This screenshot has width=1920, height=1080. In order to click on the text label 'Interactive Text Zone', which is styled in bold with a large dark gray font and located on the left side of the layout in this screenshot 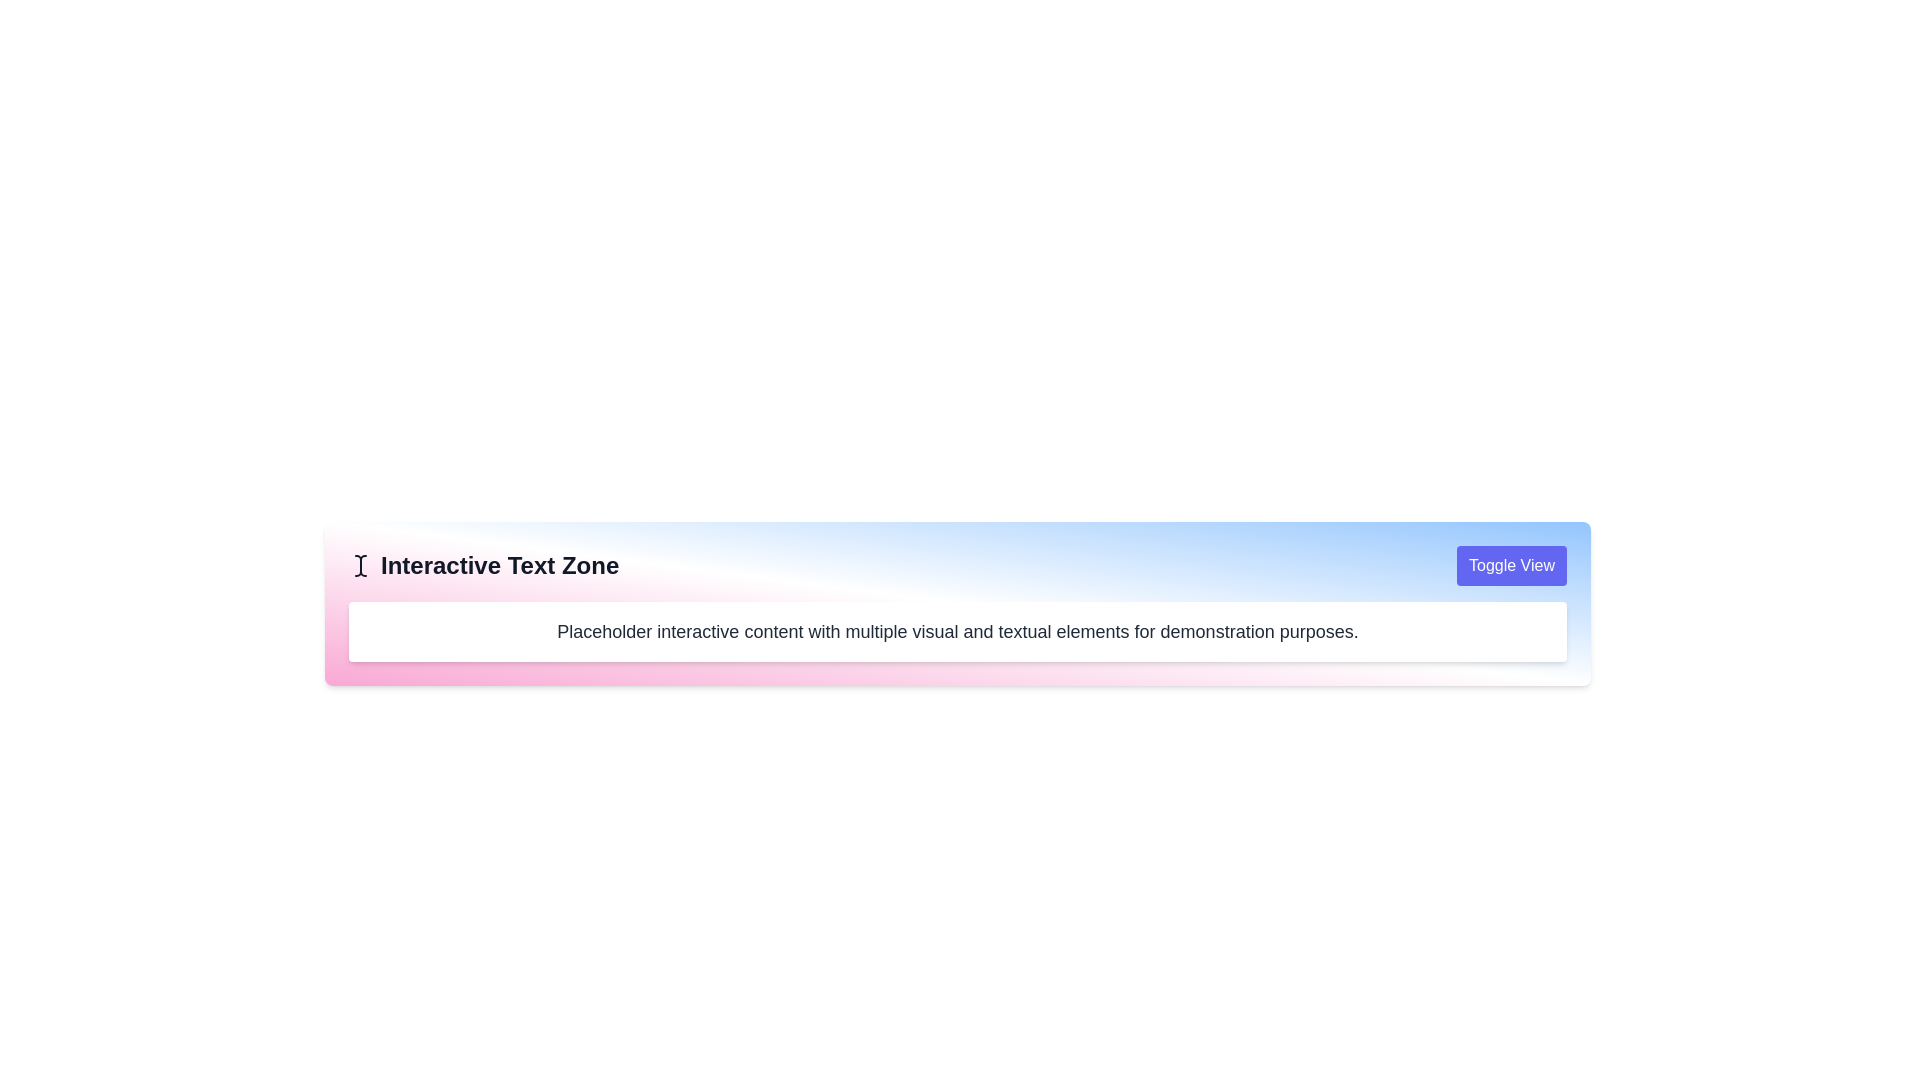, I will do `click(484, 566)`.